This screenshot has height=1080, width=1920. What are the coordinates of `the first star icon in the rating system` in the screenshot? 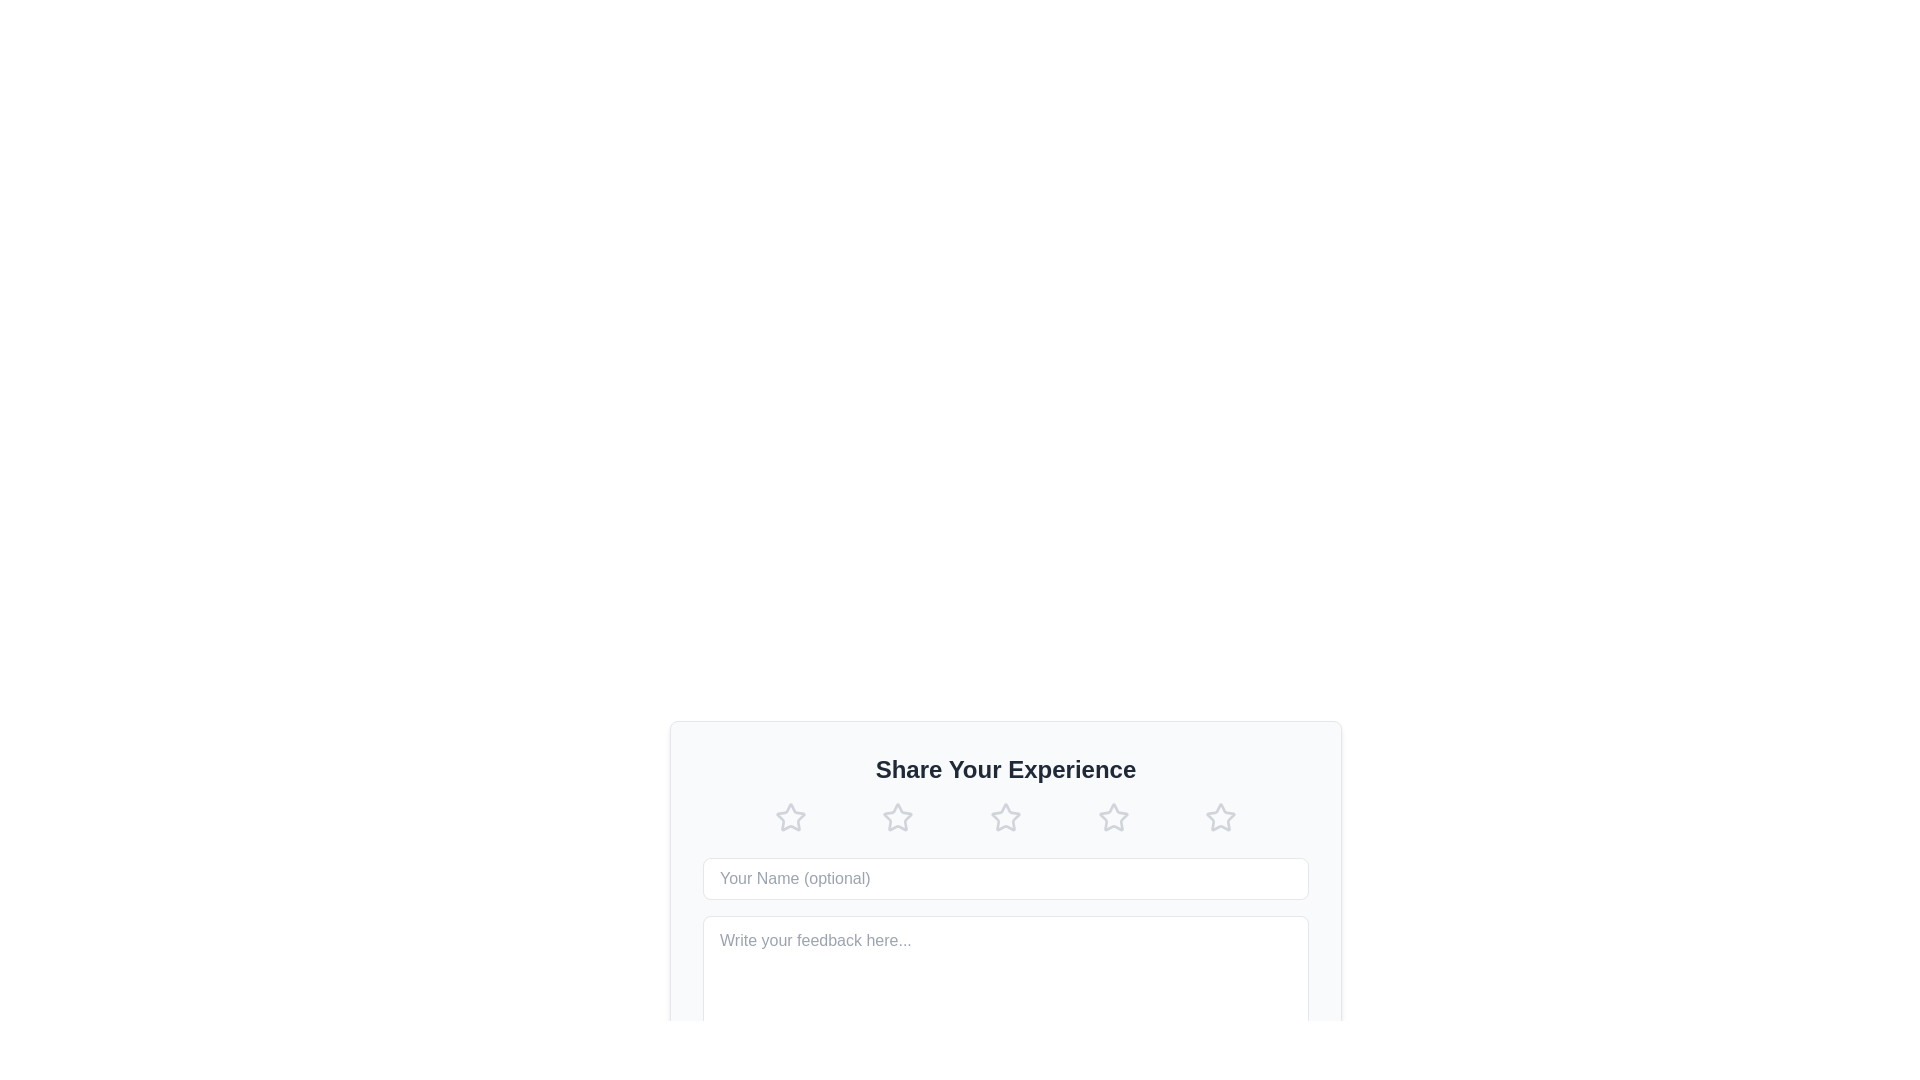 It's located at (789, 817).